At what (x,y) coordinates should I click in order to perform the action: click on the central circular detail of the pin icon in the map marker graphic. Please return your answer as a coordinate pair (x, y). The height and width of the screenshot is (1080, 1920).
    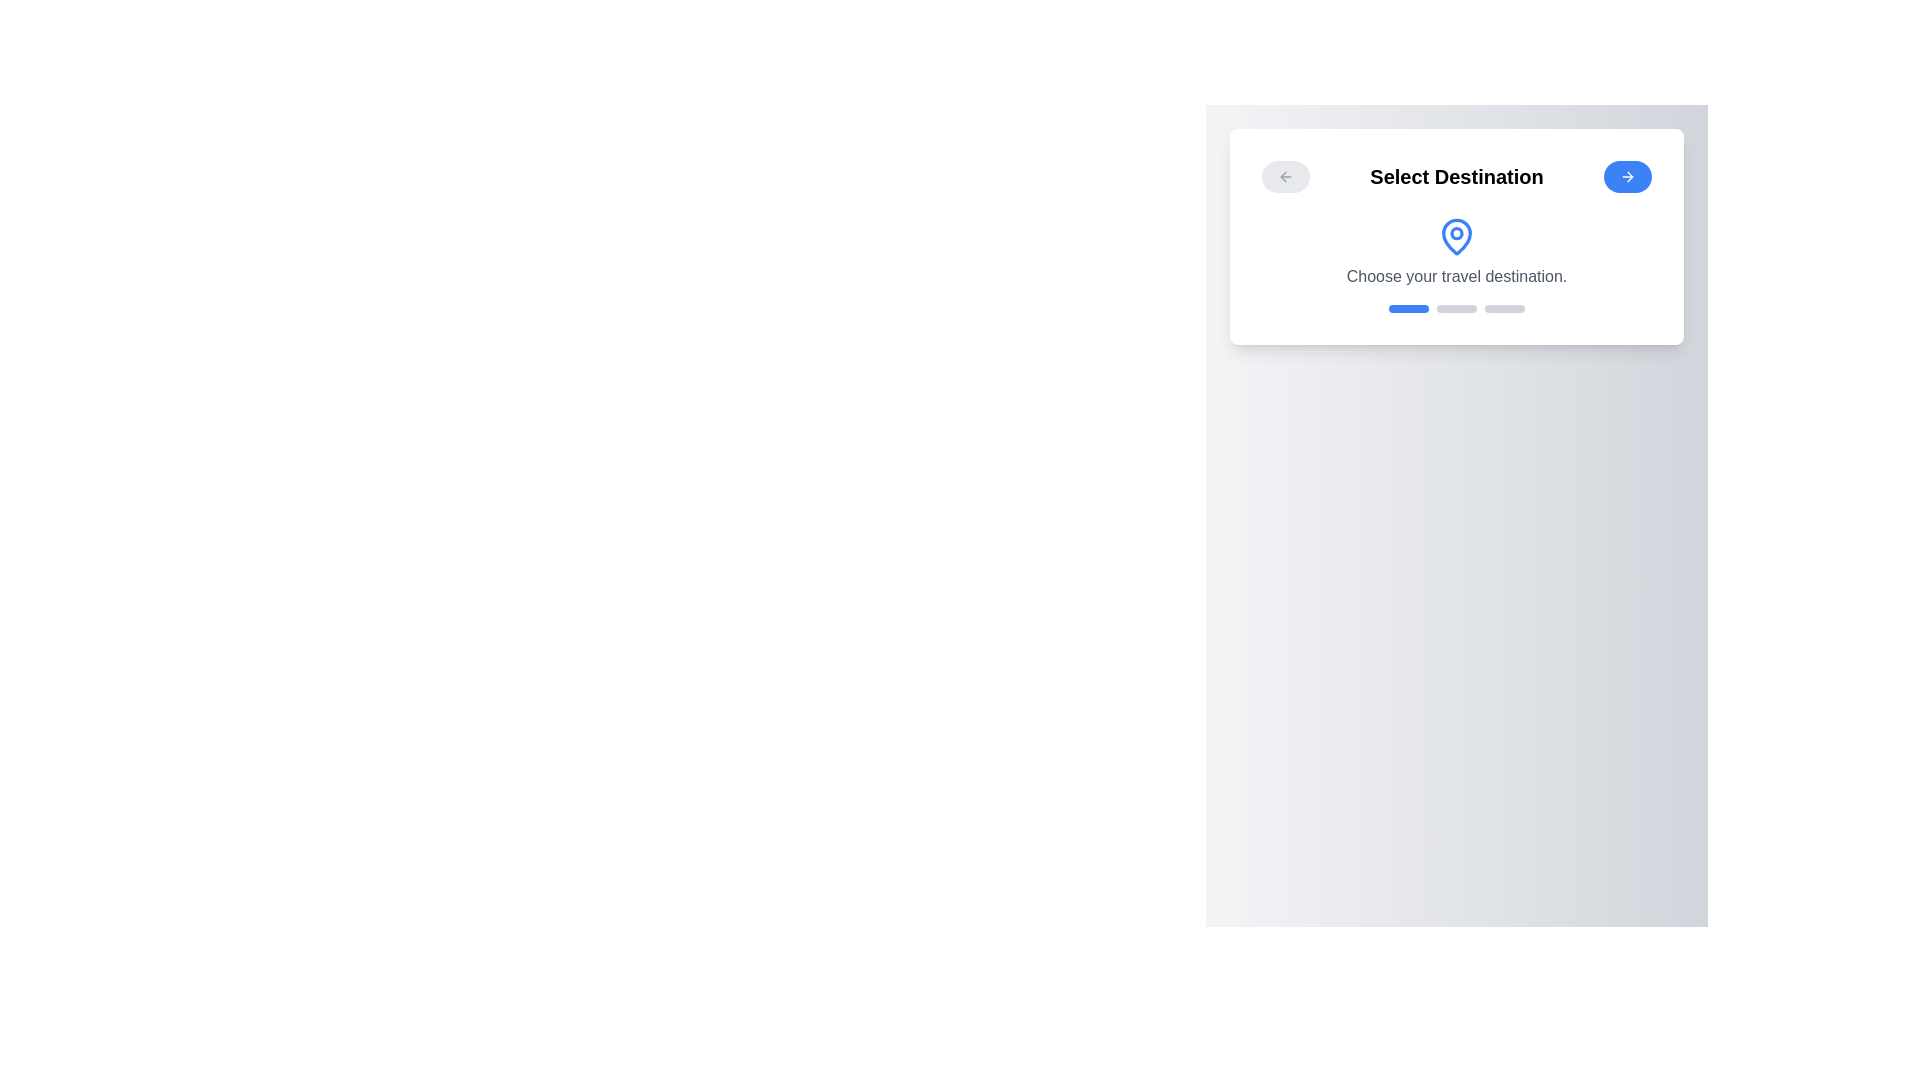
    Looking at the image, I should click on (1457, 231).